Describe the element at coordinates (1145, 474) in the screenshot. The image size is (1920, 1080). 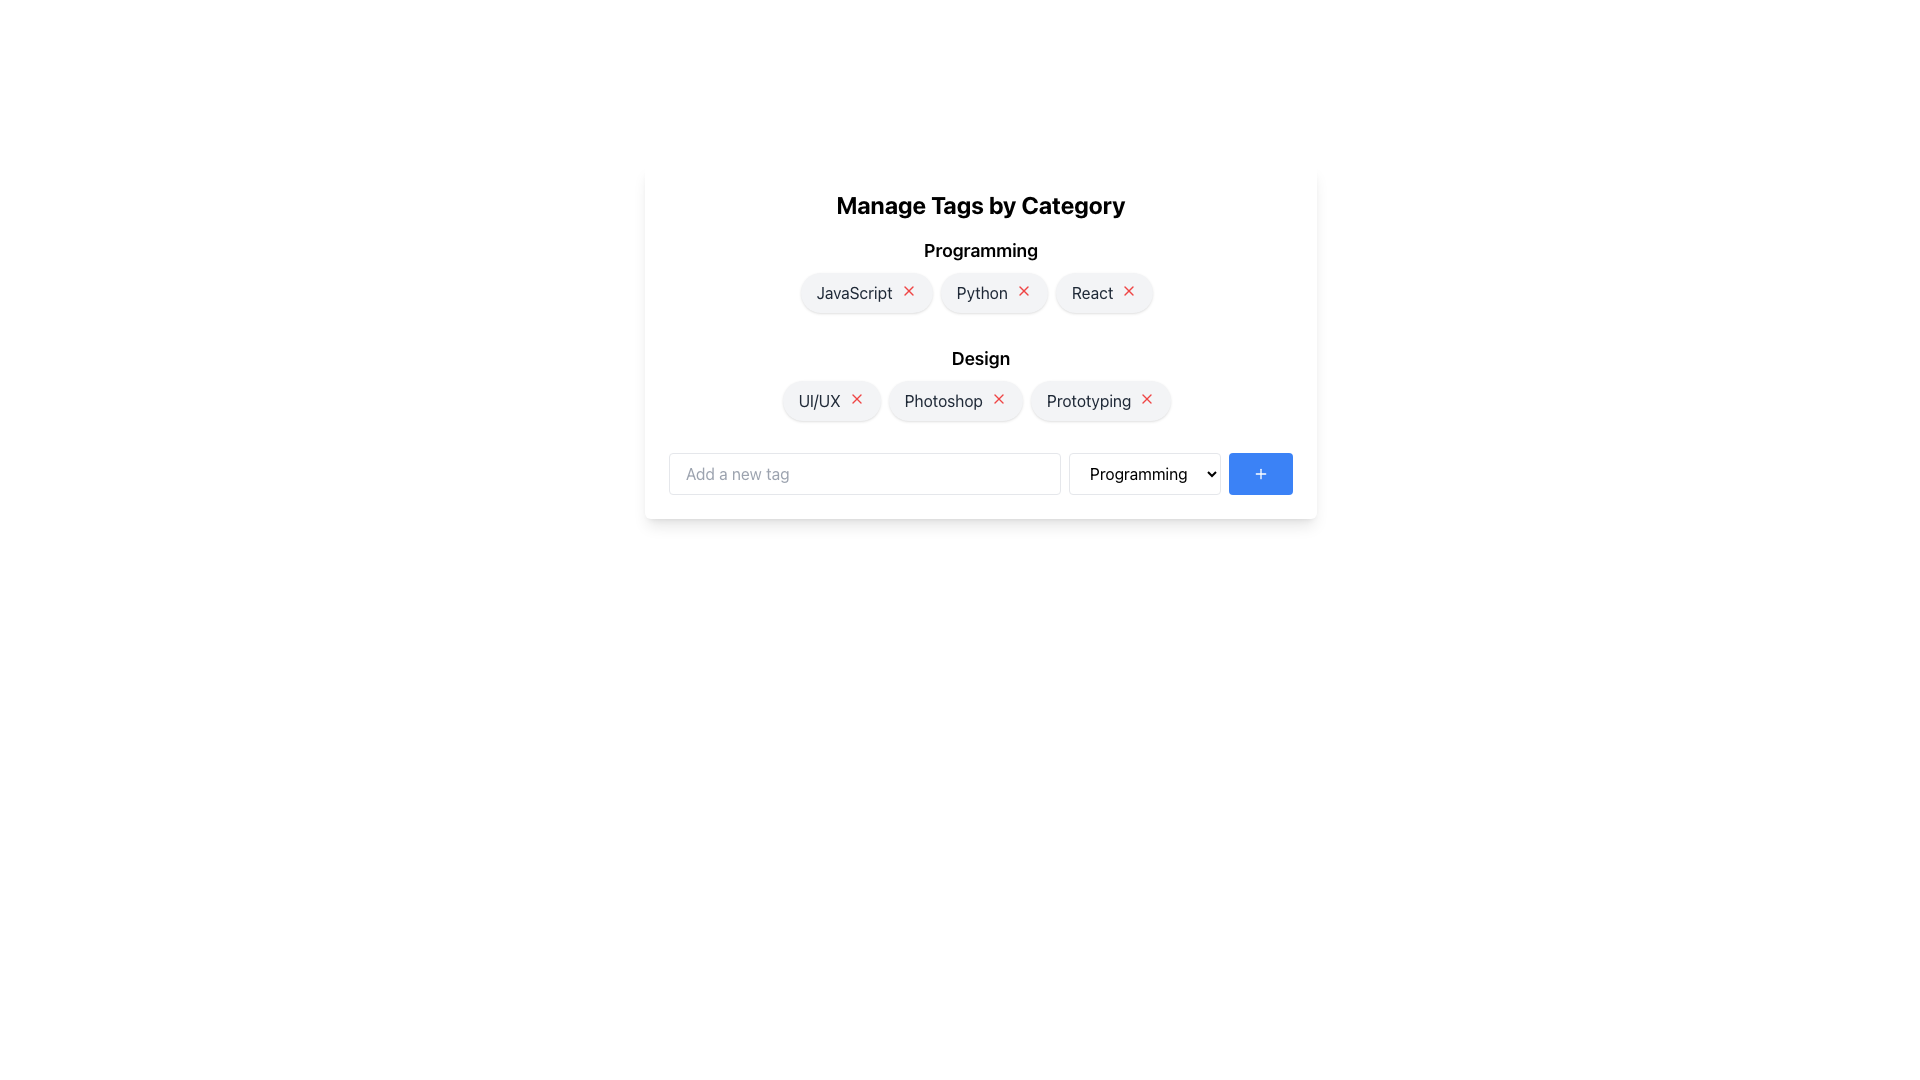
I see `the dropdown button related to the 'Programming' tag` at that location.